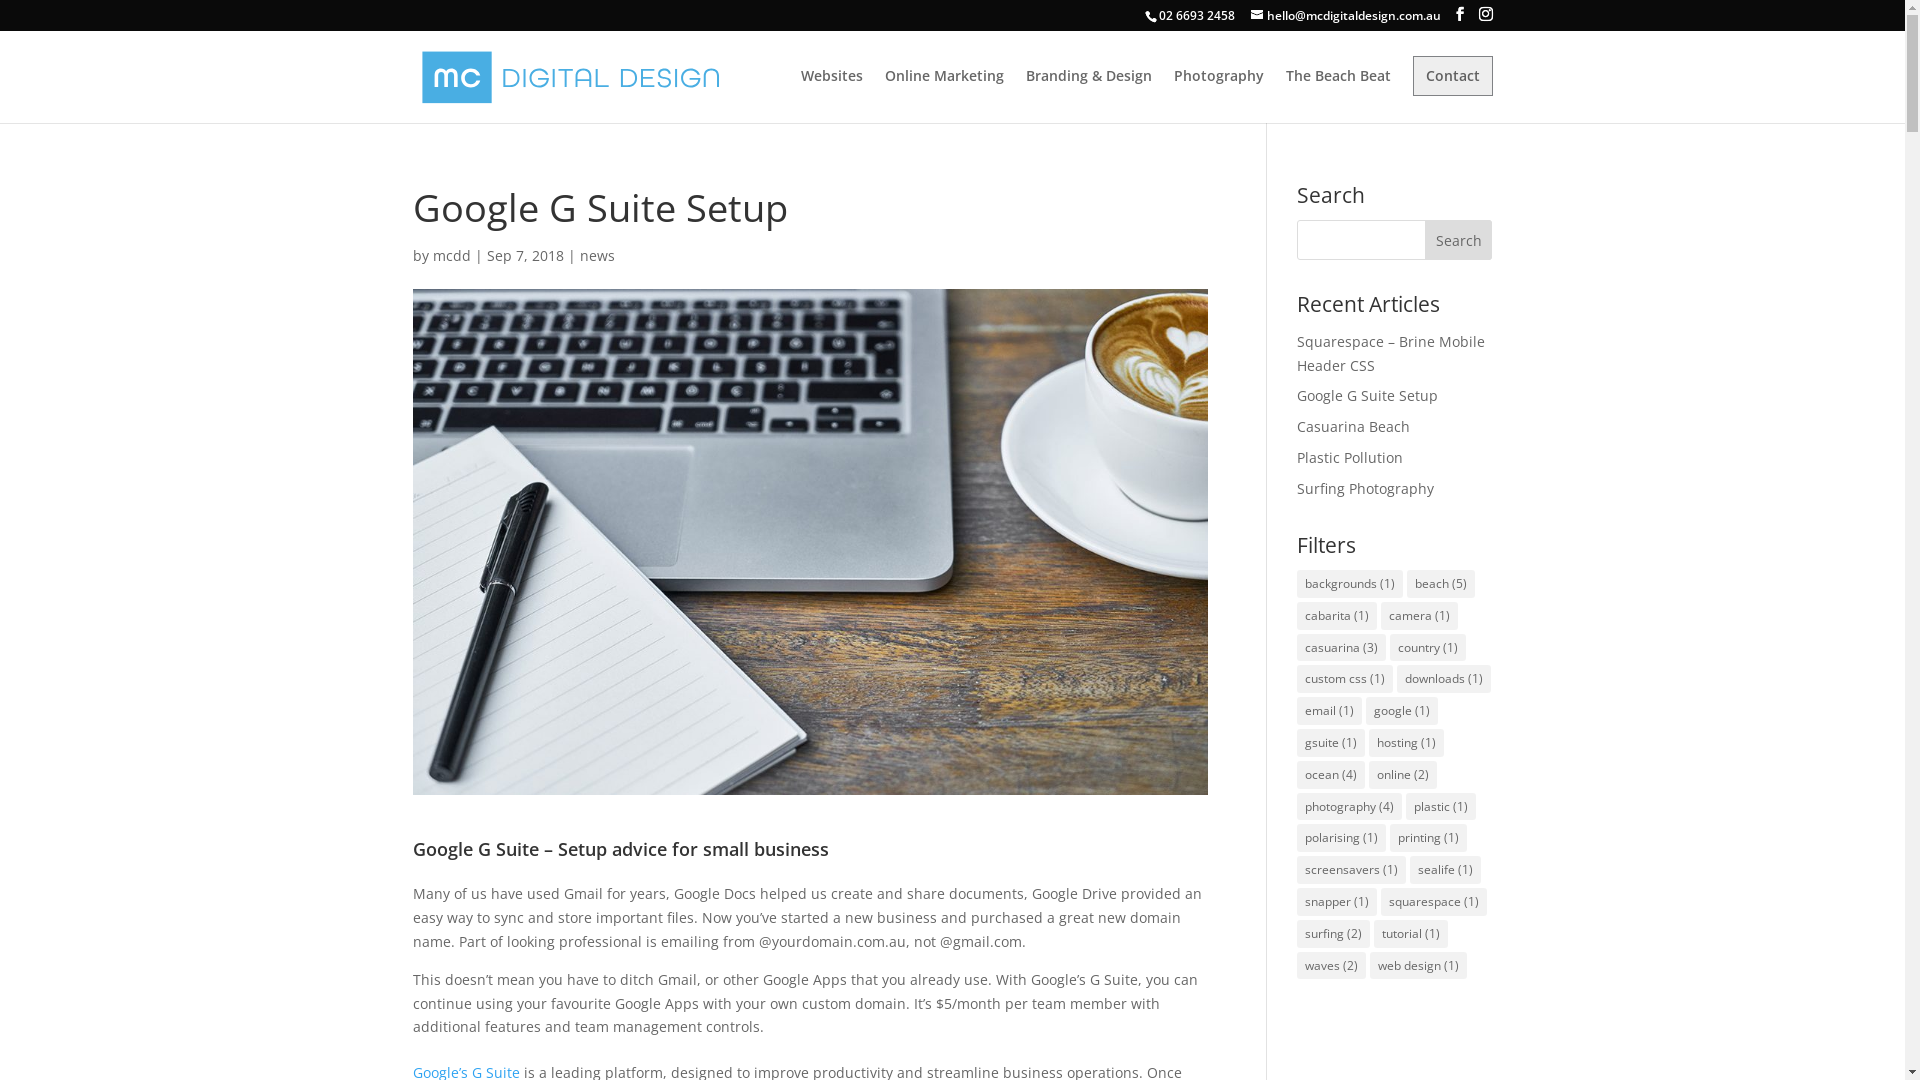 This screenshot has width=1920, height=1080. What do you see at coordinates (1405, 743) in the screenshot?
I see `'hosting (1)'` at bounding box center [1405, 743].